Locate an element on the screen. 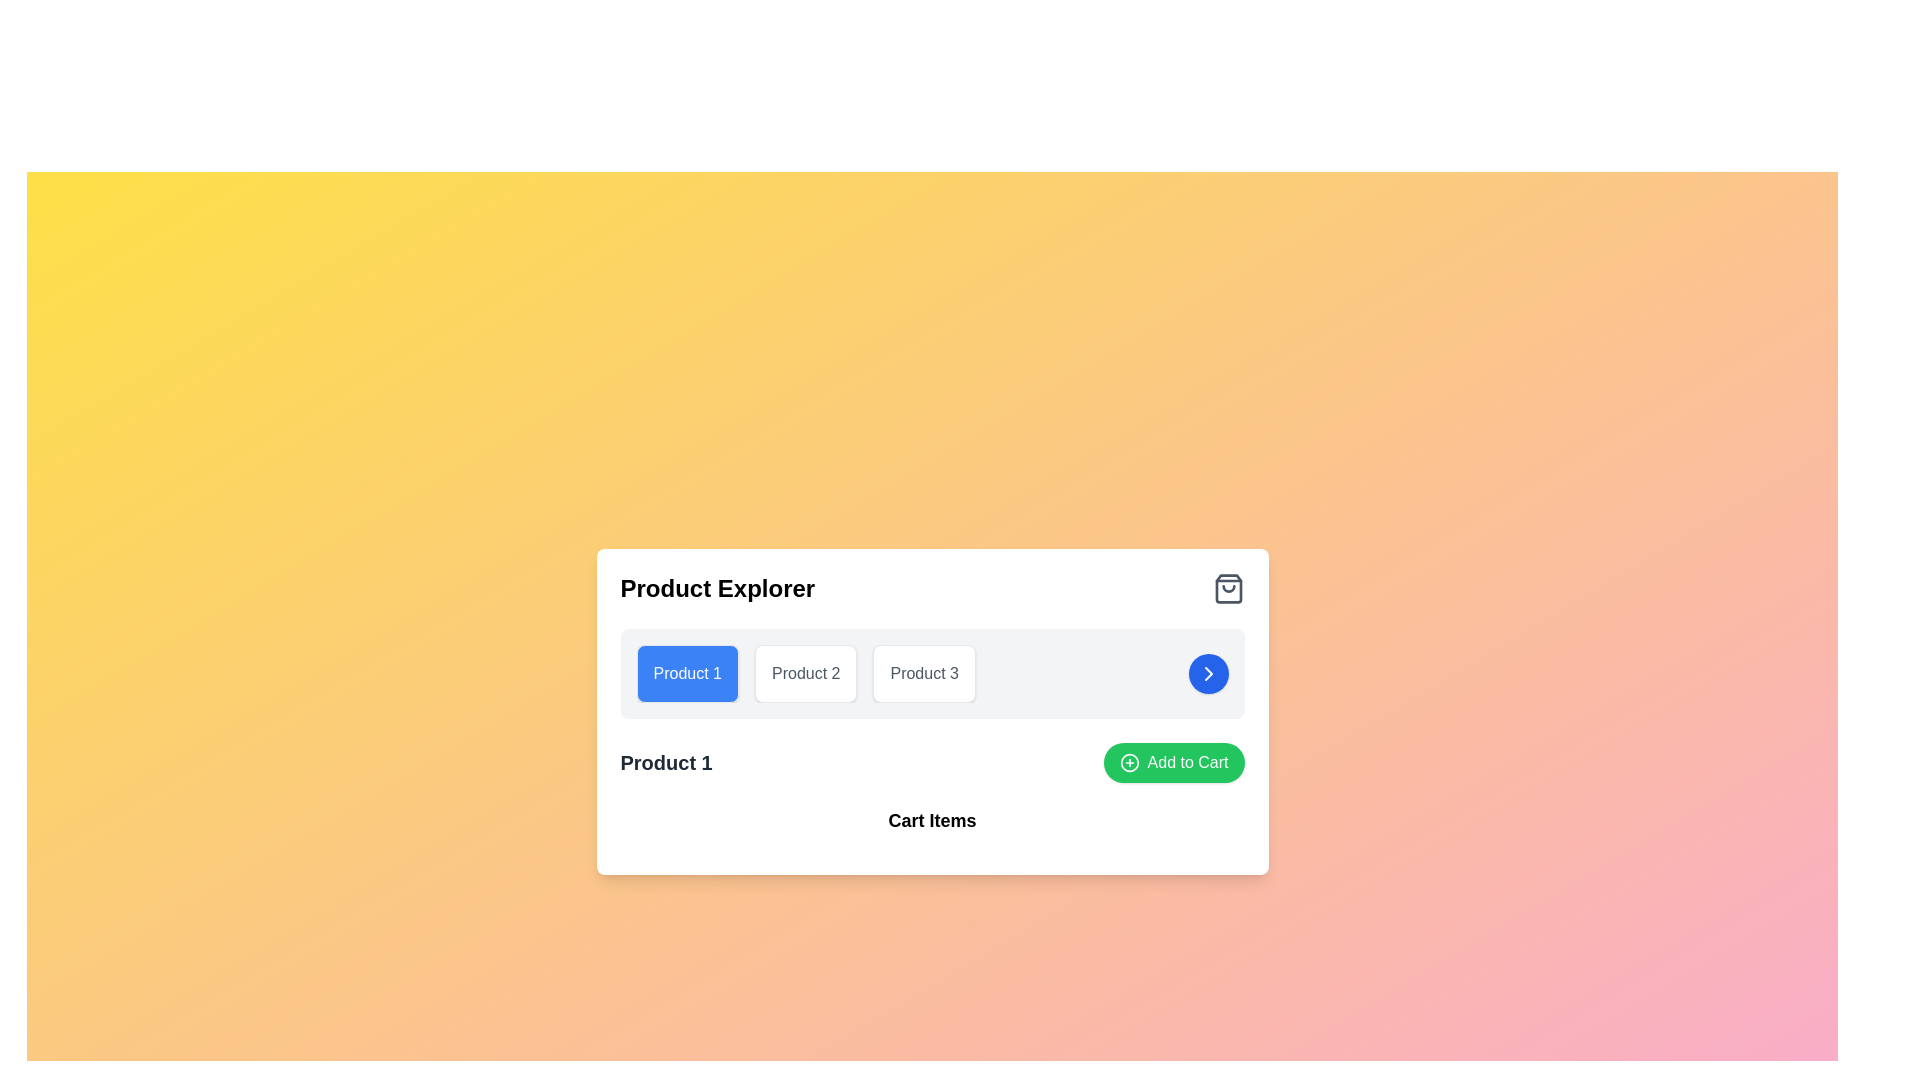 The height and width of the screenshot is (1080, 1920). the product in the Scrollable horizontal menu located below the 'Product Explorer' title is located at coordinates (931, 674).